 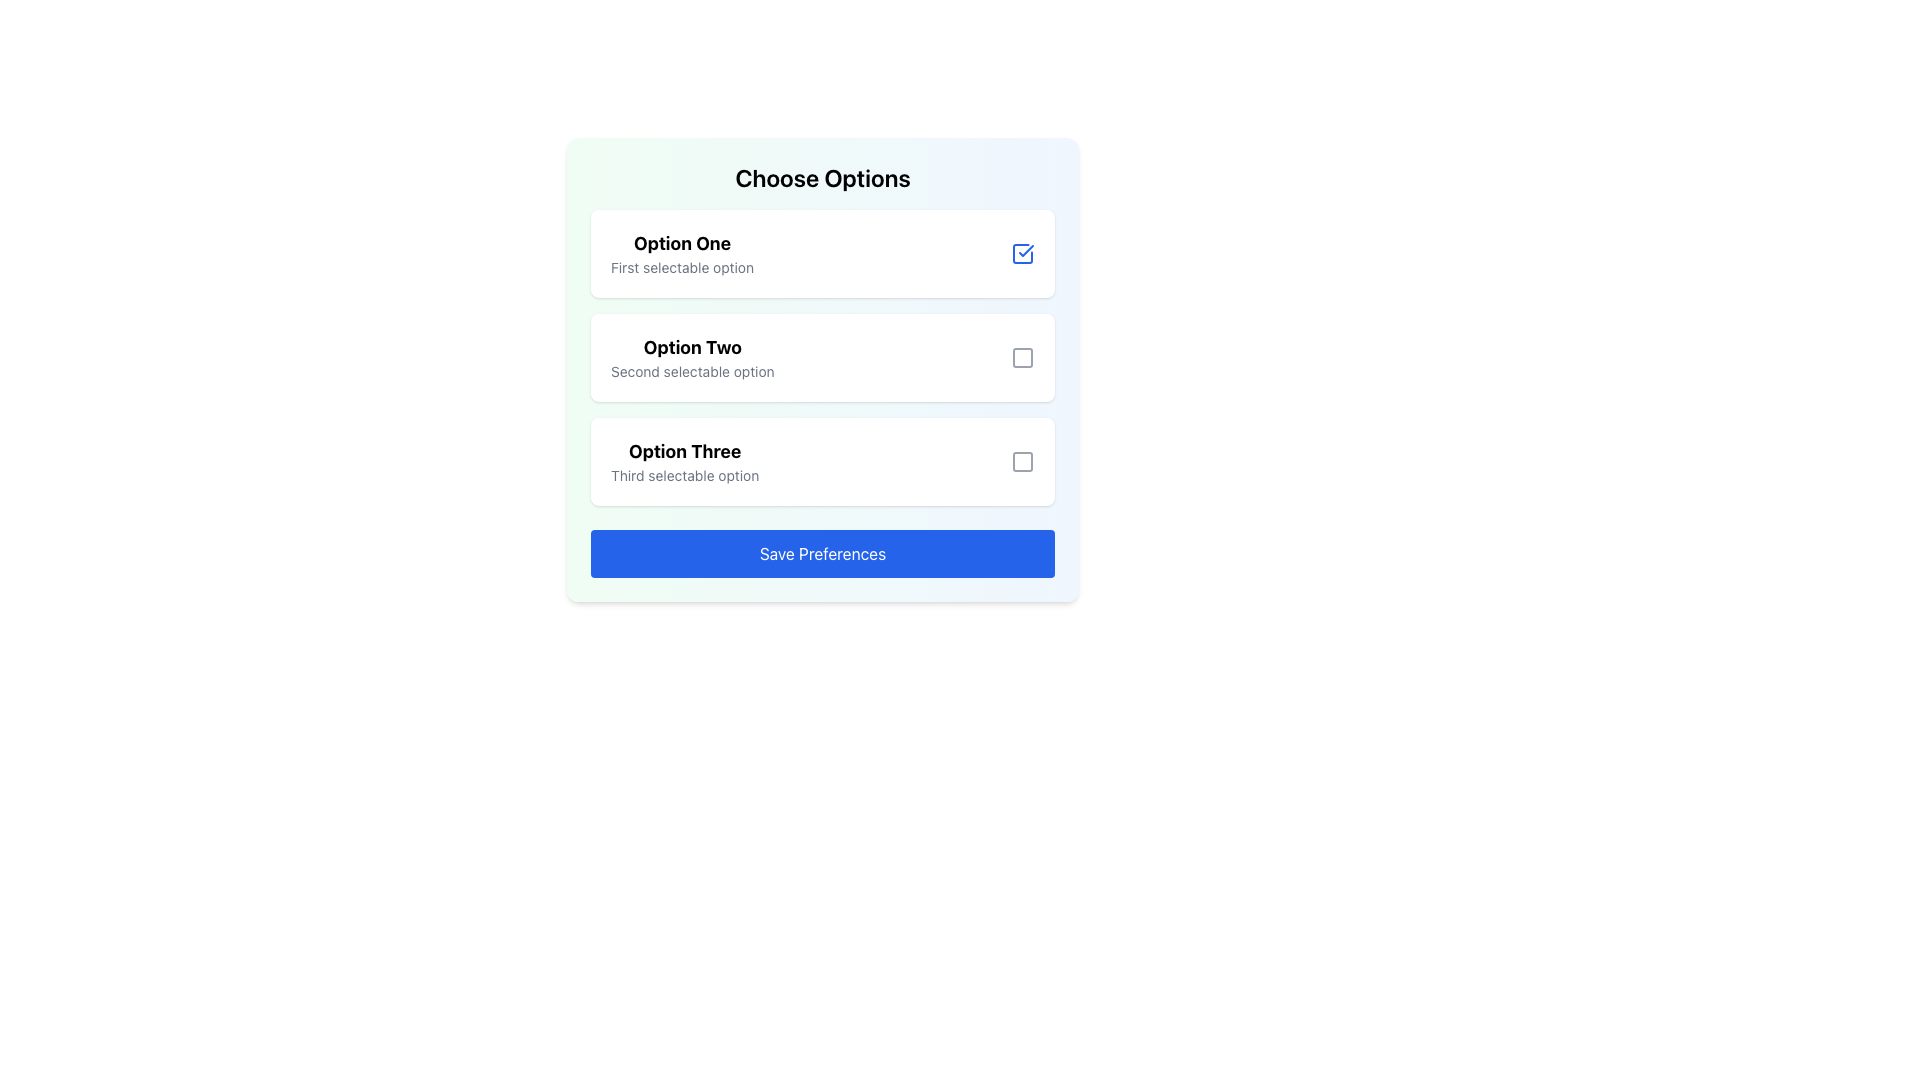 What do you see at coordinates (692, 357) in the screenshot?
I see `the second option in the list, which is identified by its text description and the presence of a checkbox to its right` at bounding box center [692, 357].